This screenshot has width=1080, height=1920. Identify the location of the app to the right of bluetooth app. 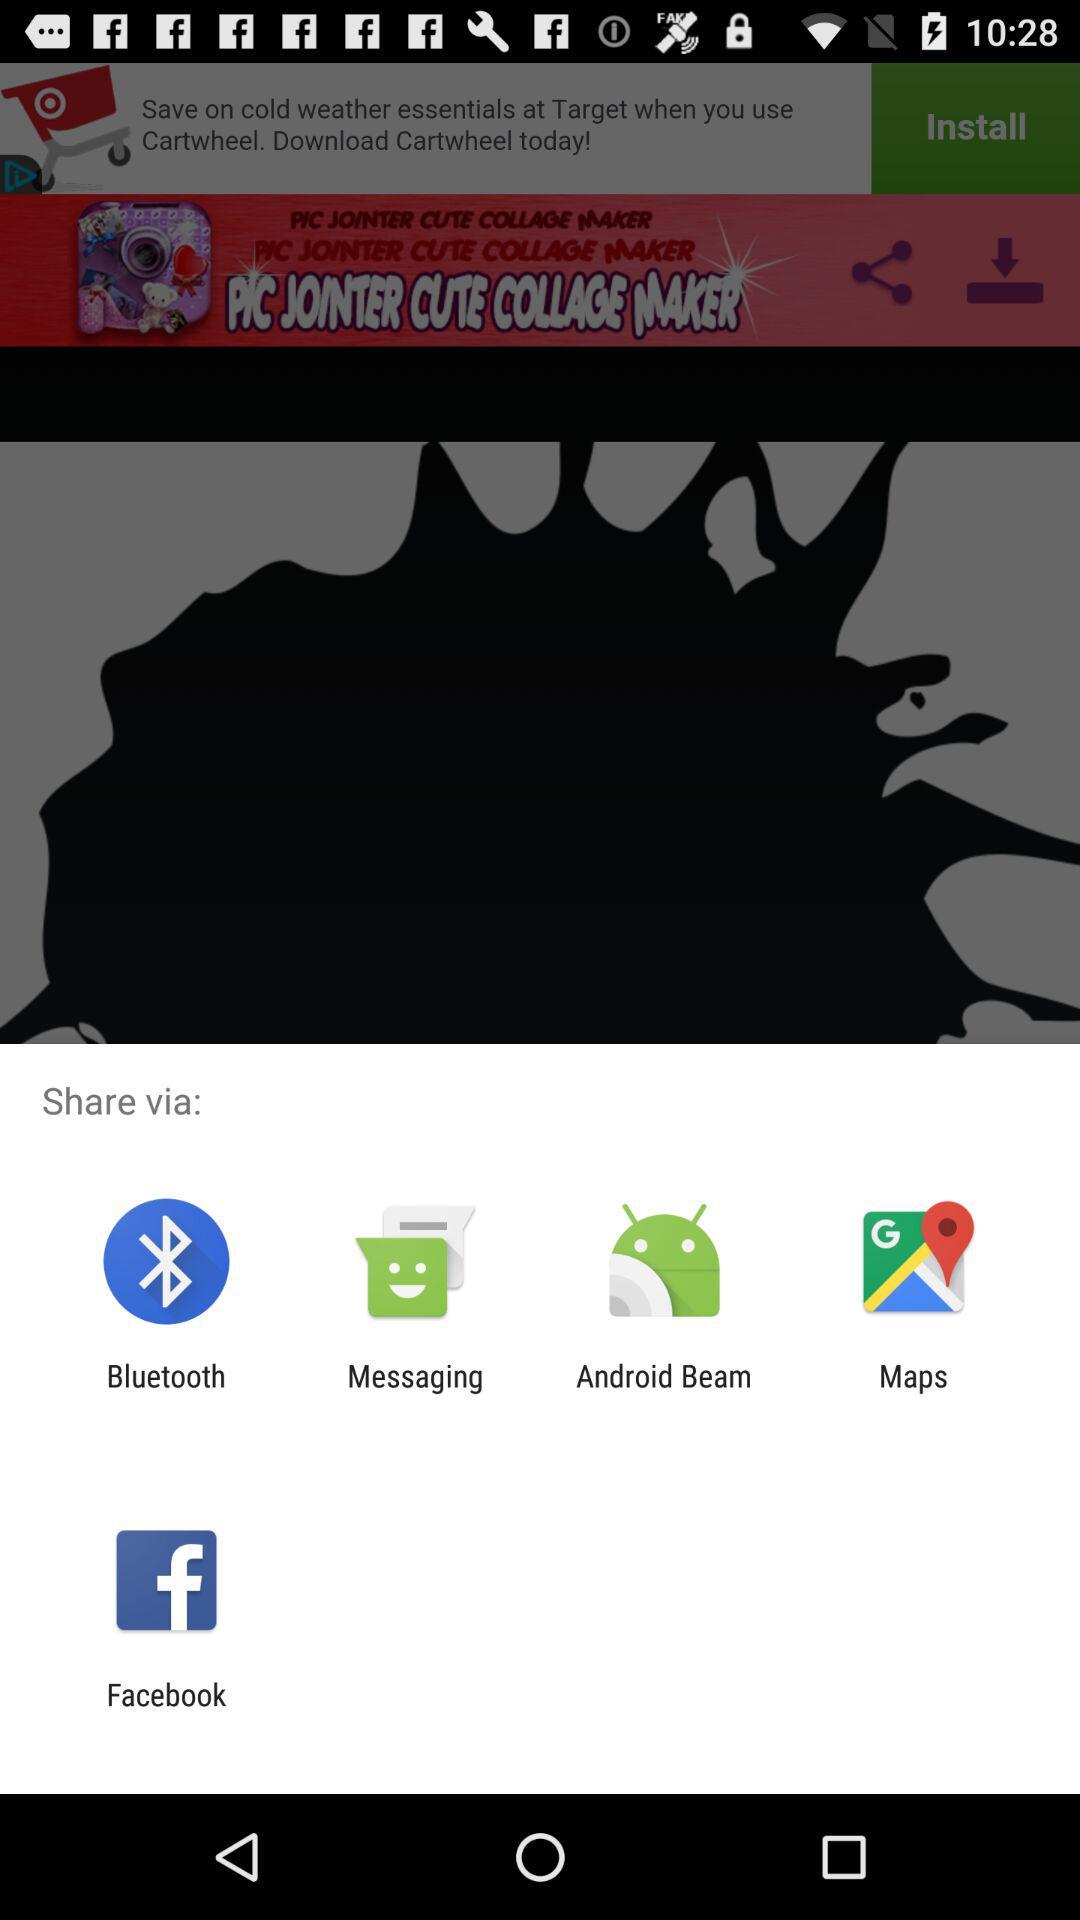
(414, 1392).